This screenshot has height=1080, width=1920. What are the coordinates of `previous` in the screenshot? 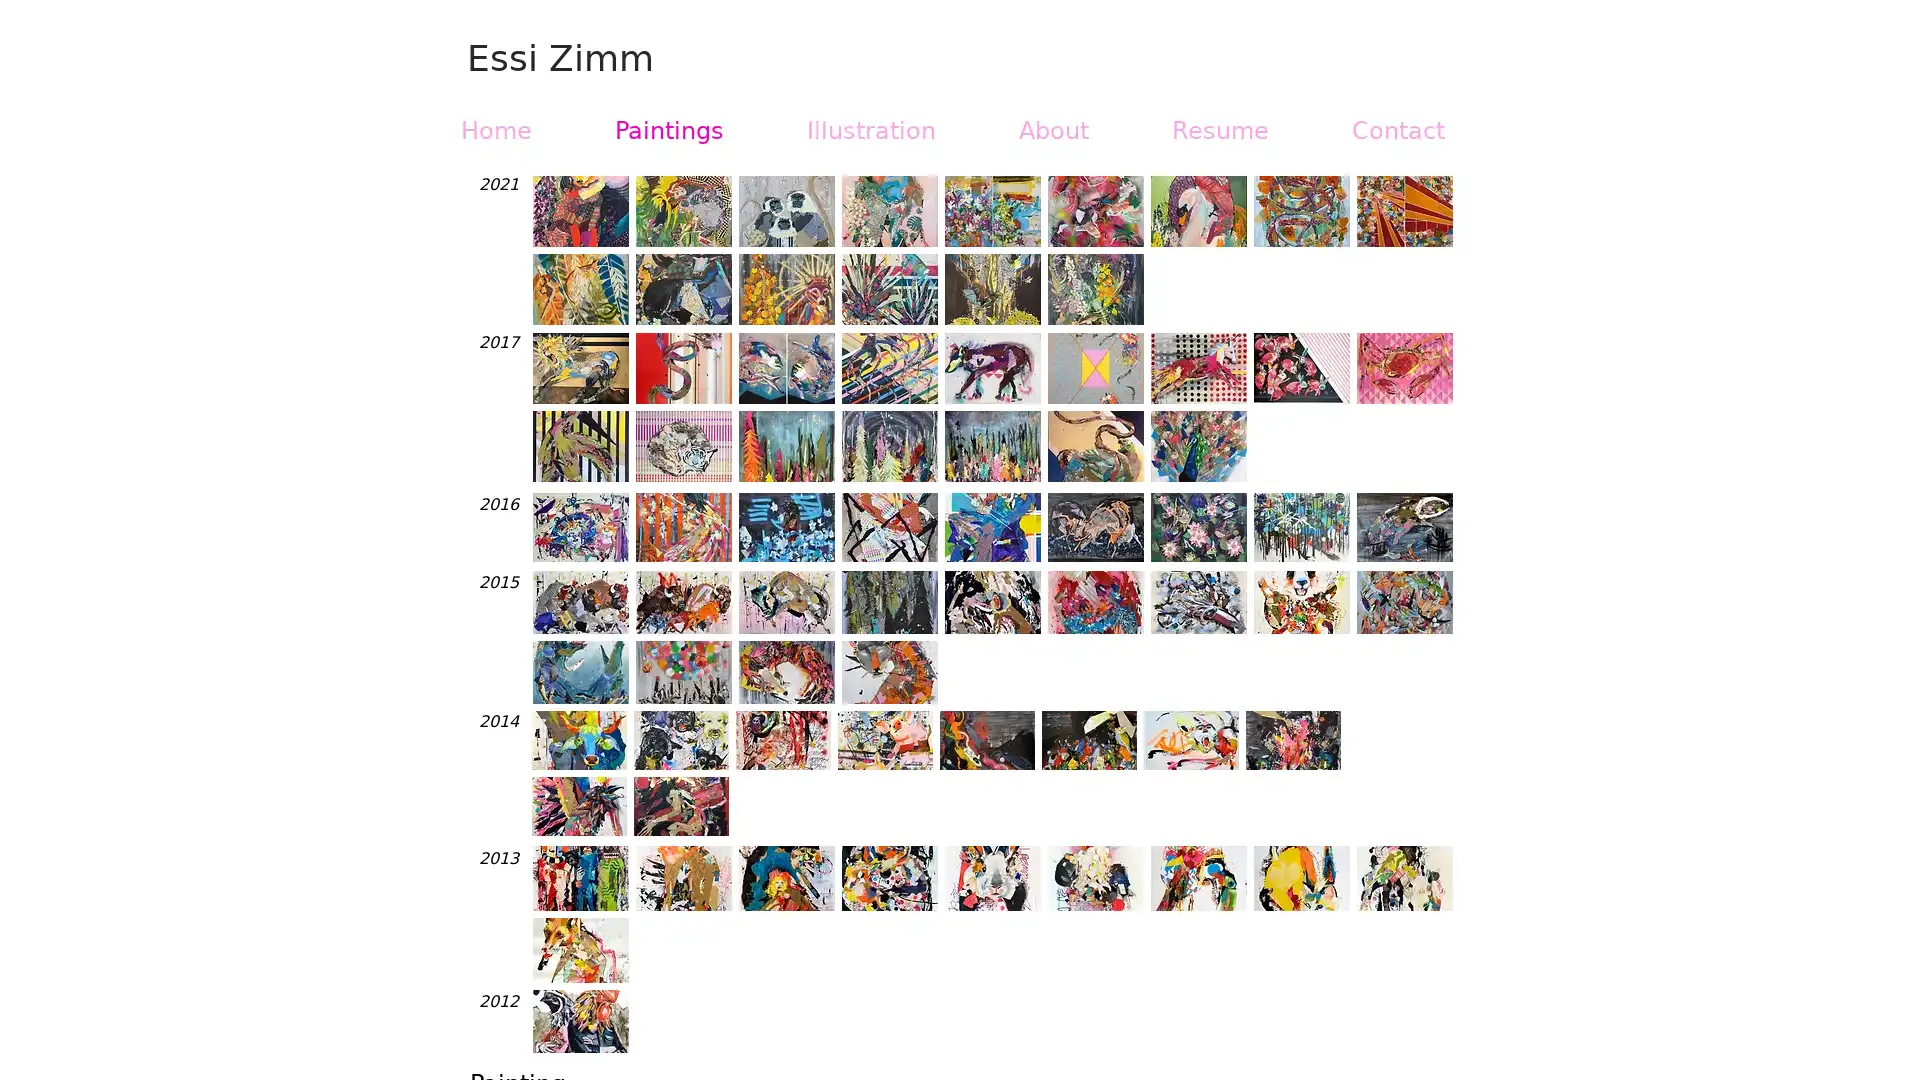 It's located at (574, 654).